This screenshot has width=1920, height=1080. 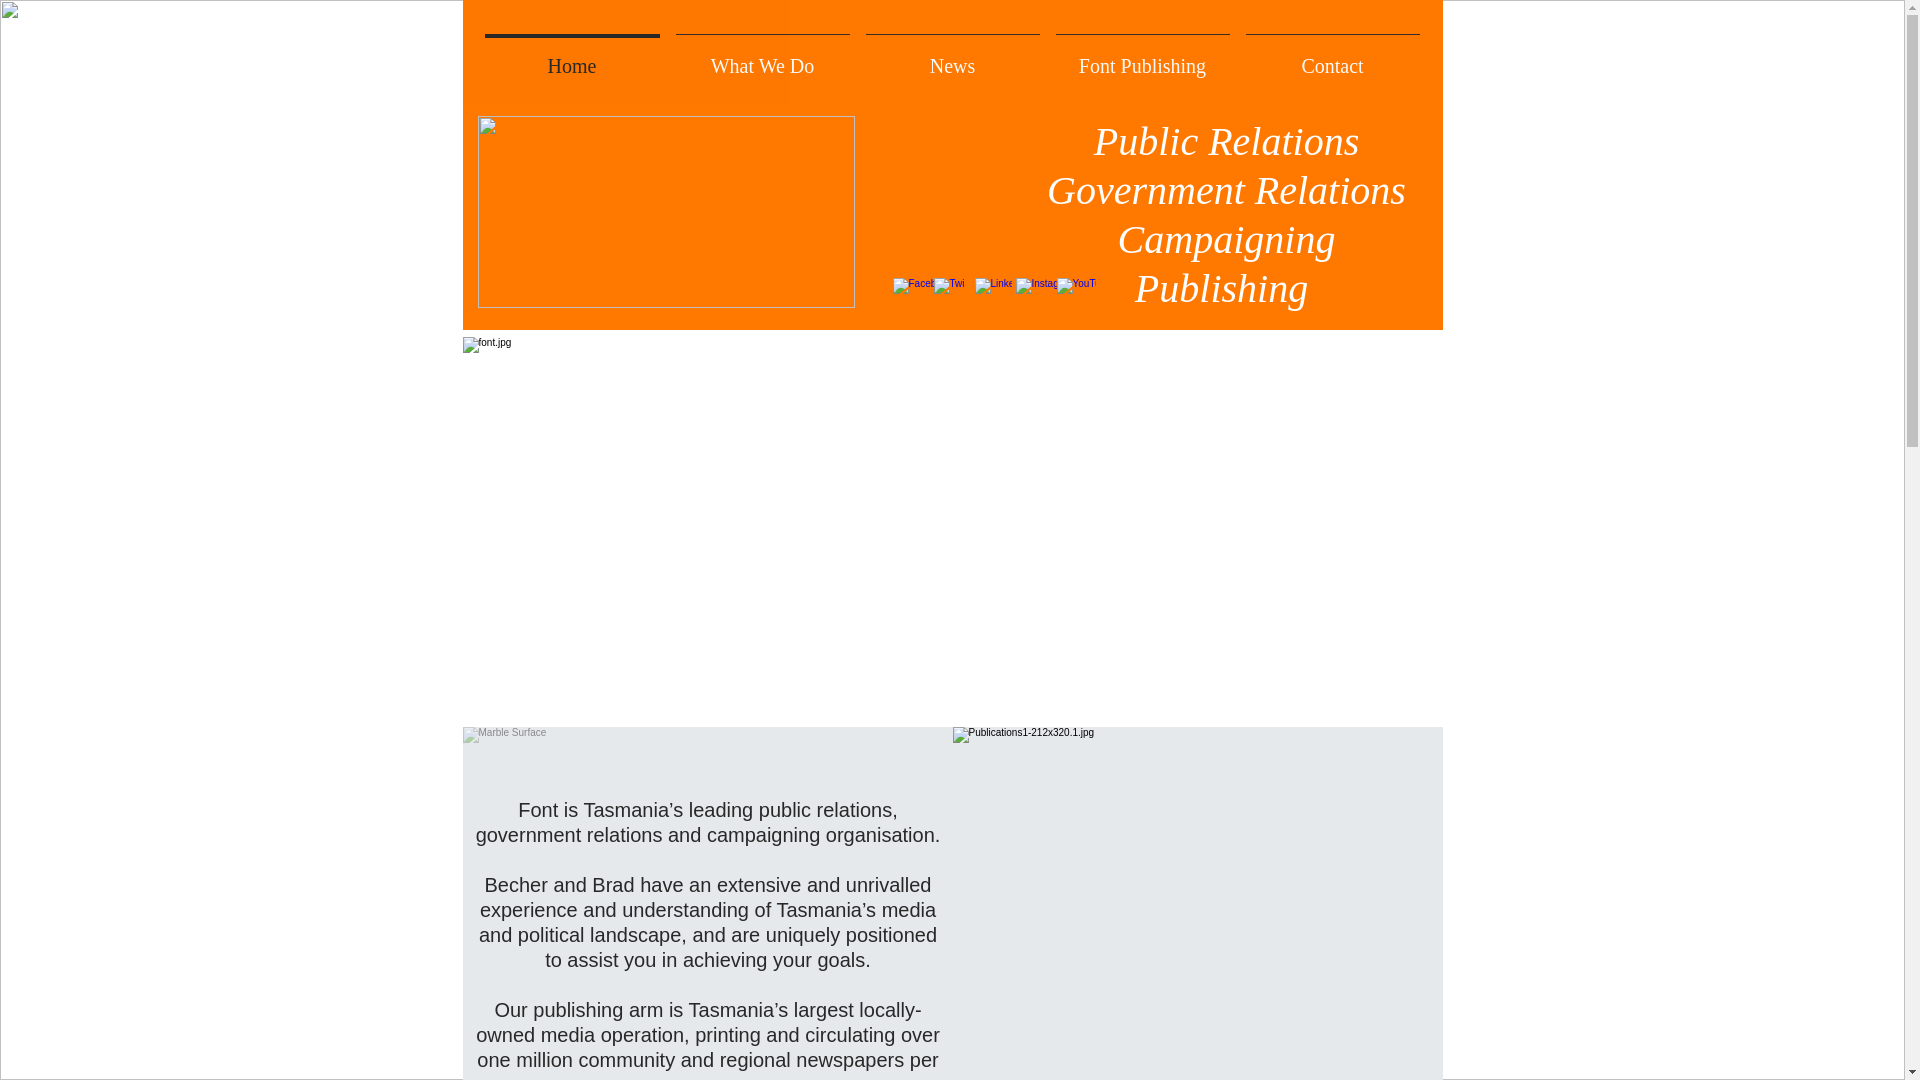 I want to click on 'News', so click(x=858, y=56).